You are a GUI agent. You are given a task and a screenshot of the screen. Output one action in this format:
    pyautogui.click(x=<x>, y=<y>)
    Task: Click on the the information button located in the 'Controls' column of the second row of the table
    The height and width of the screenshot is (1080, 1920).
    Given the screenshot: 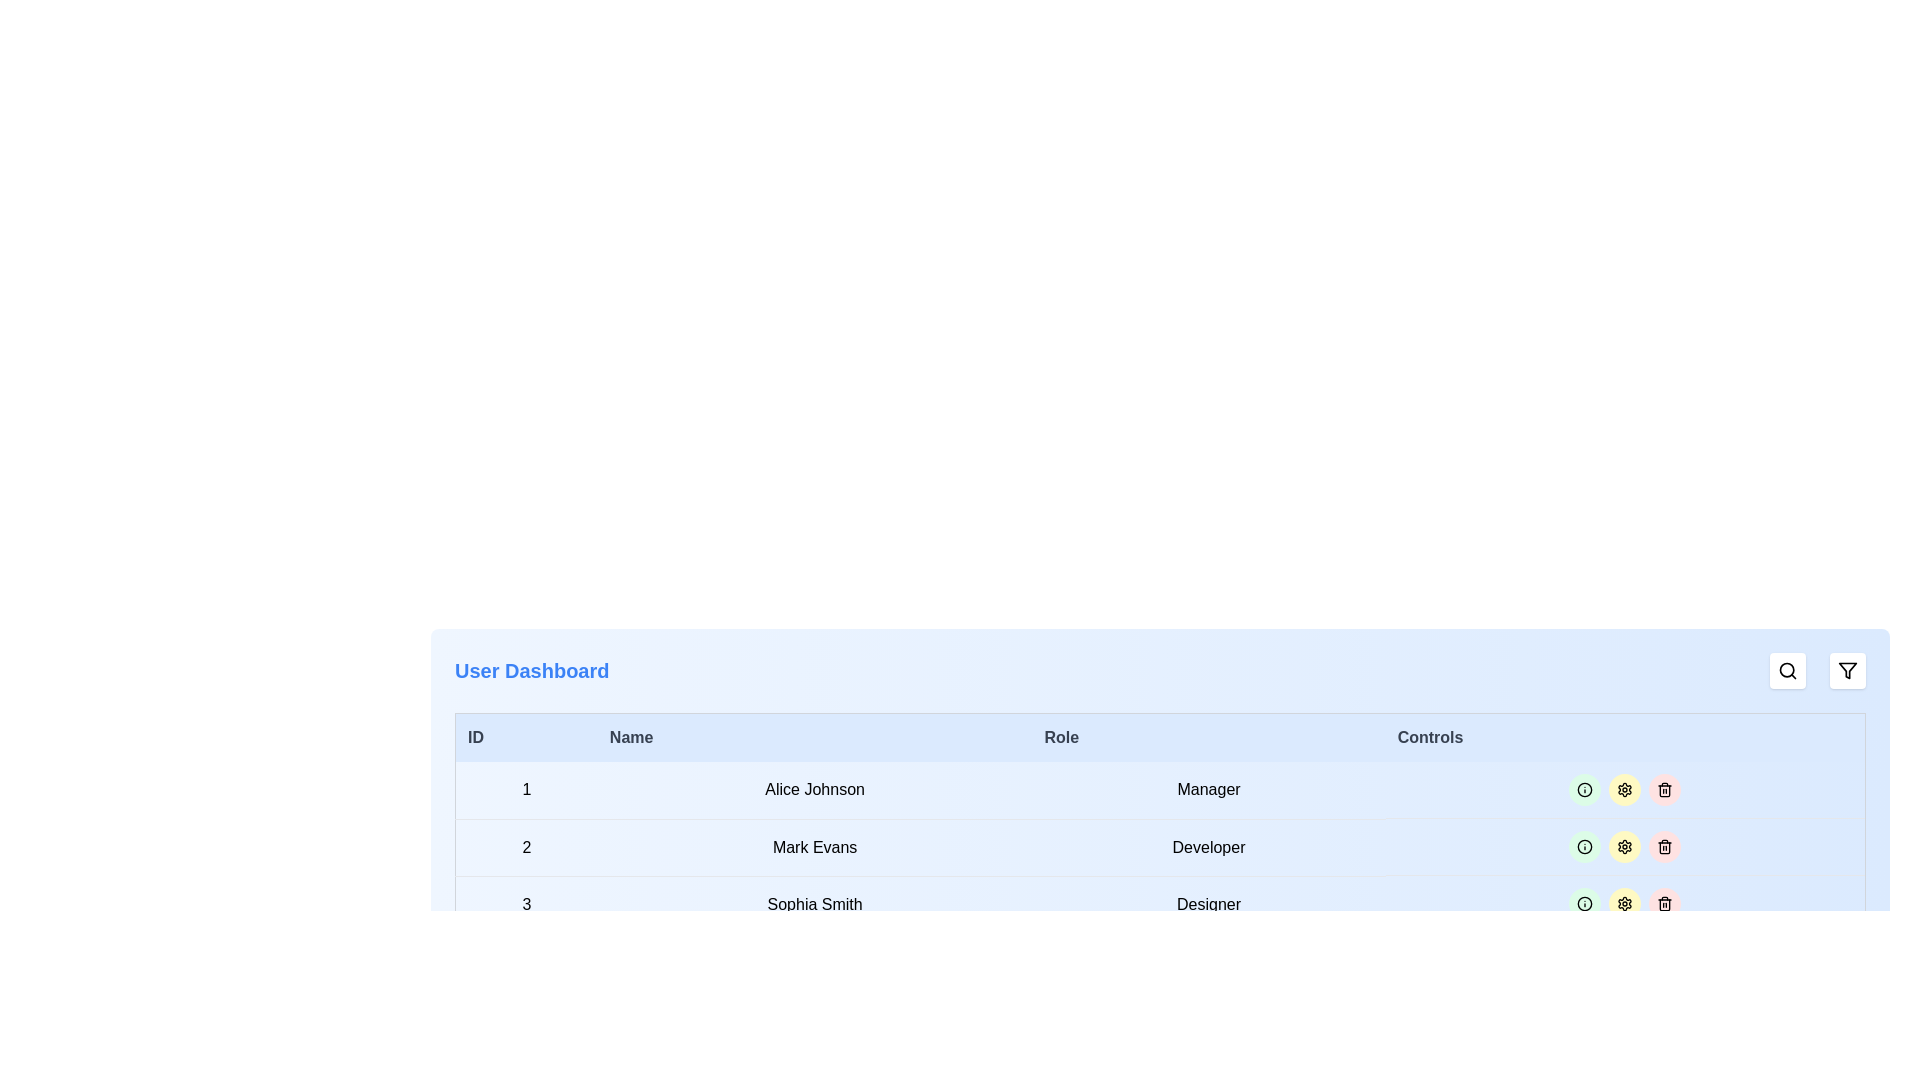 What is the action you would take?
    pyautogui.click(x=1584, y=847)
    